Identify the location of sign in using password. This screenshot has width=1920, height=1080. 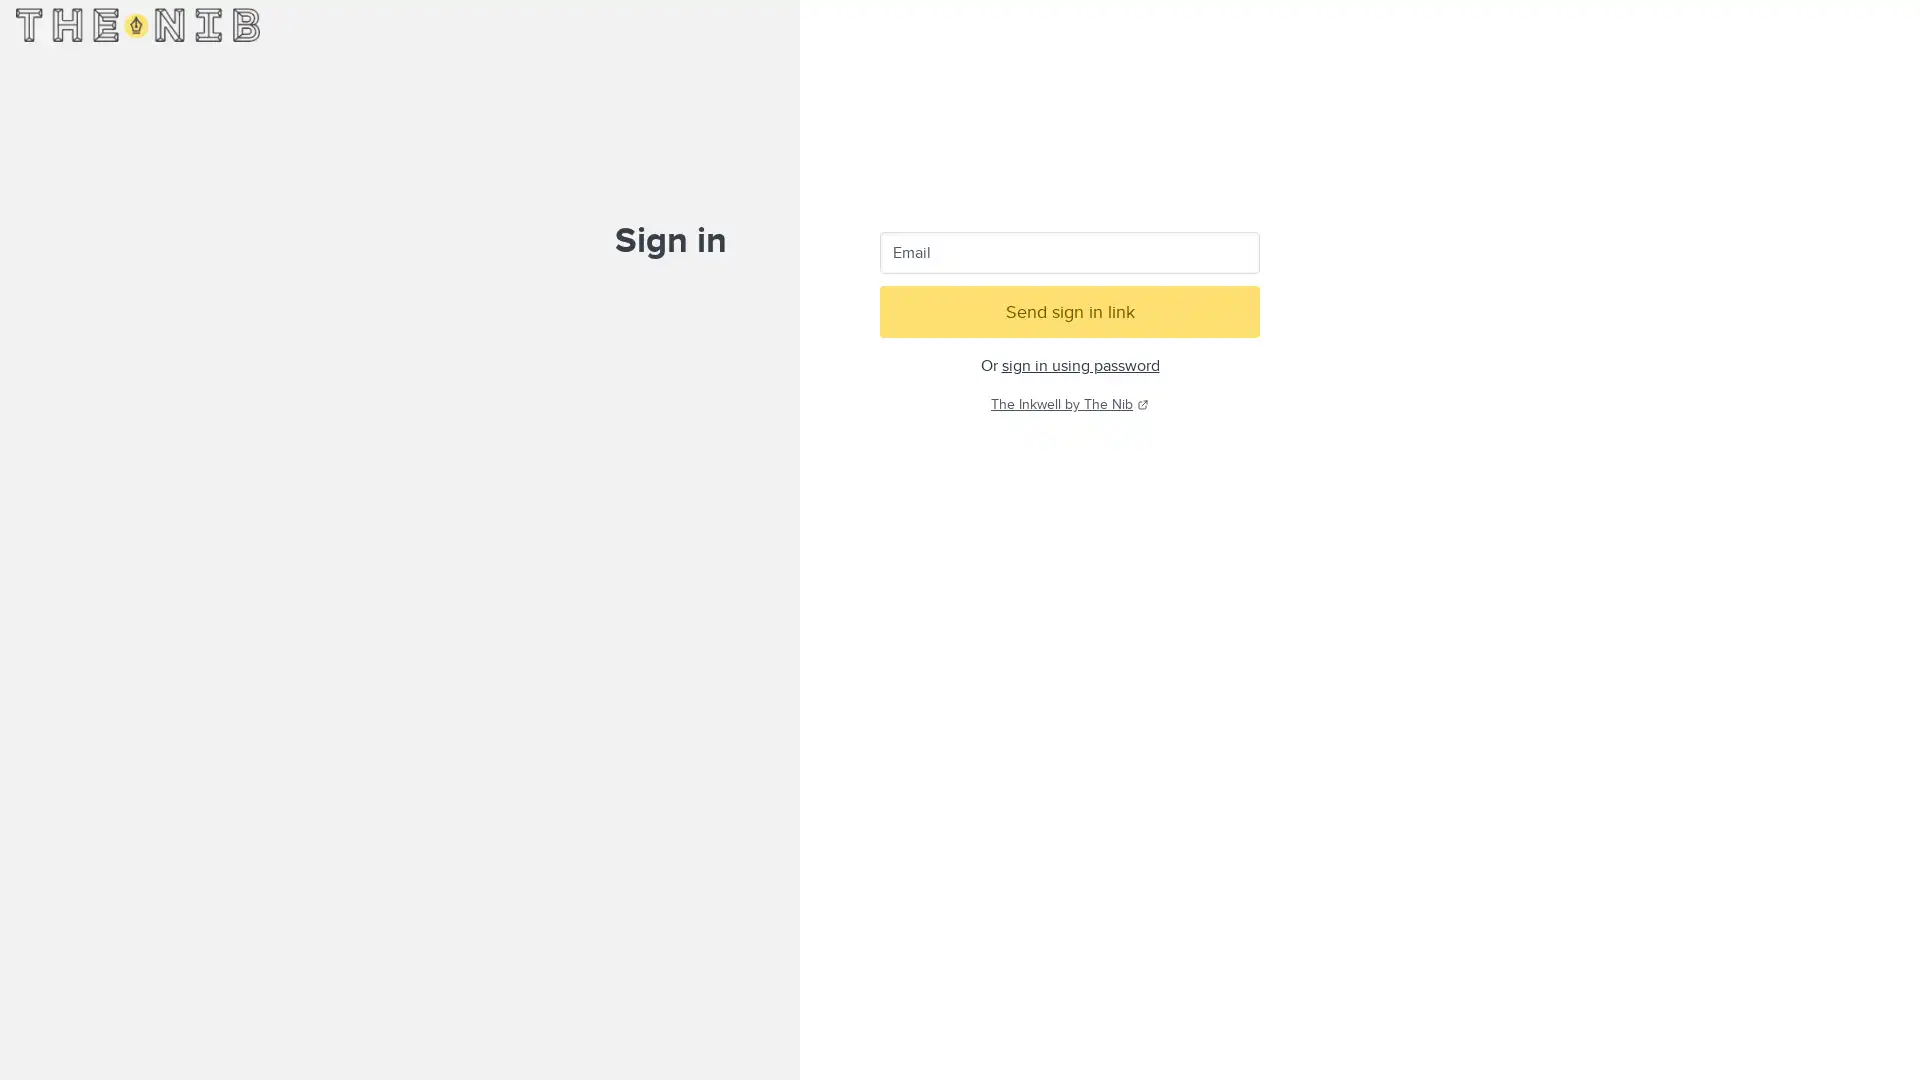
(1079, 366).